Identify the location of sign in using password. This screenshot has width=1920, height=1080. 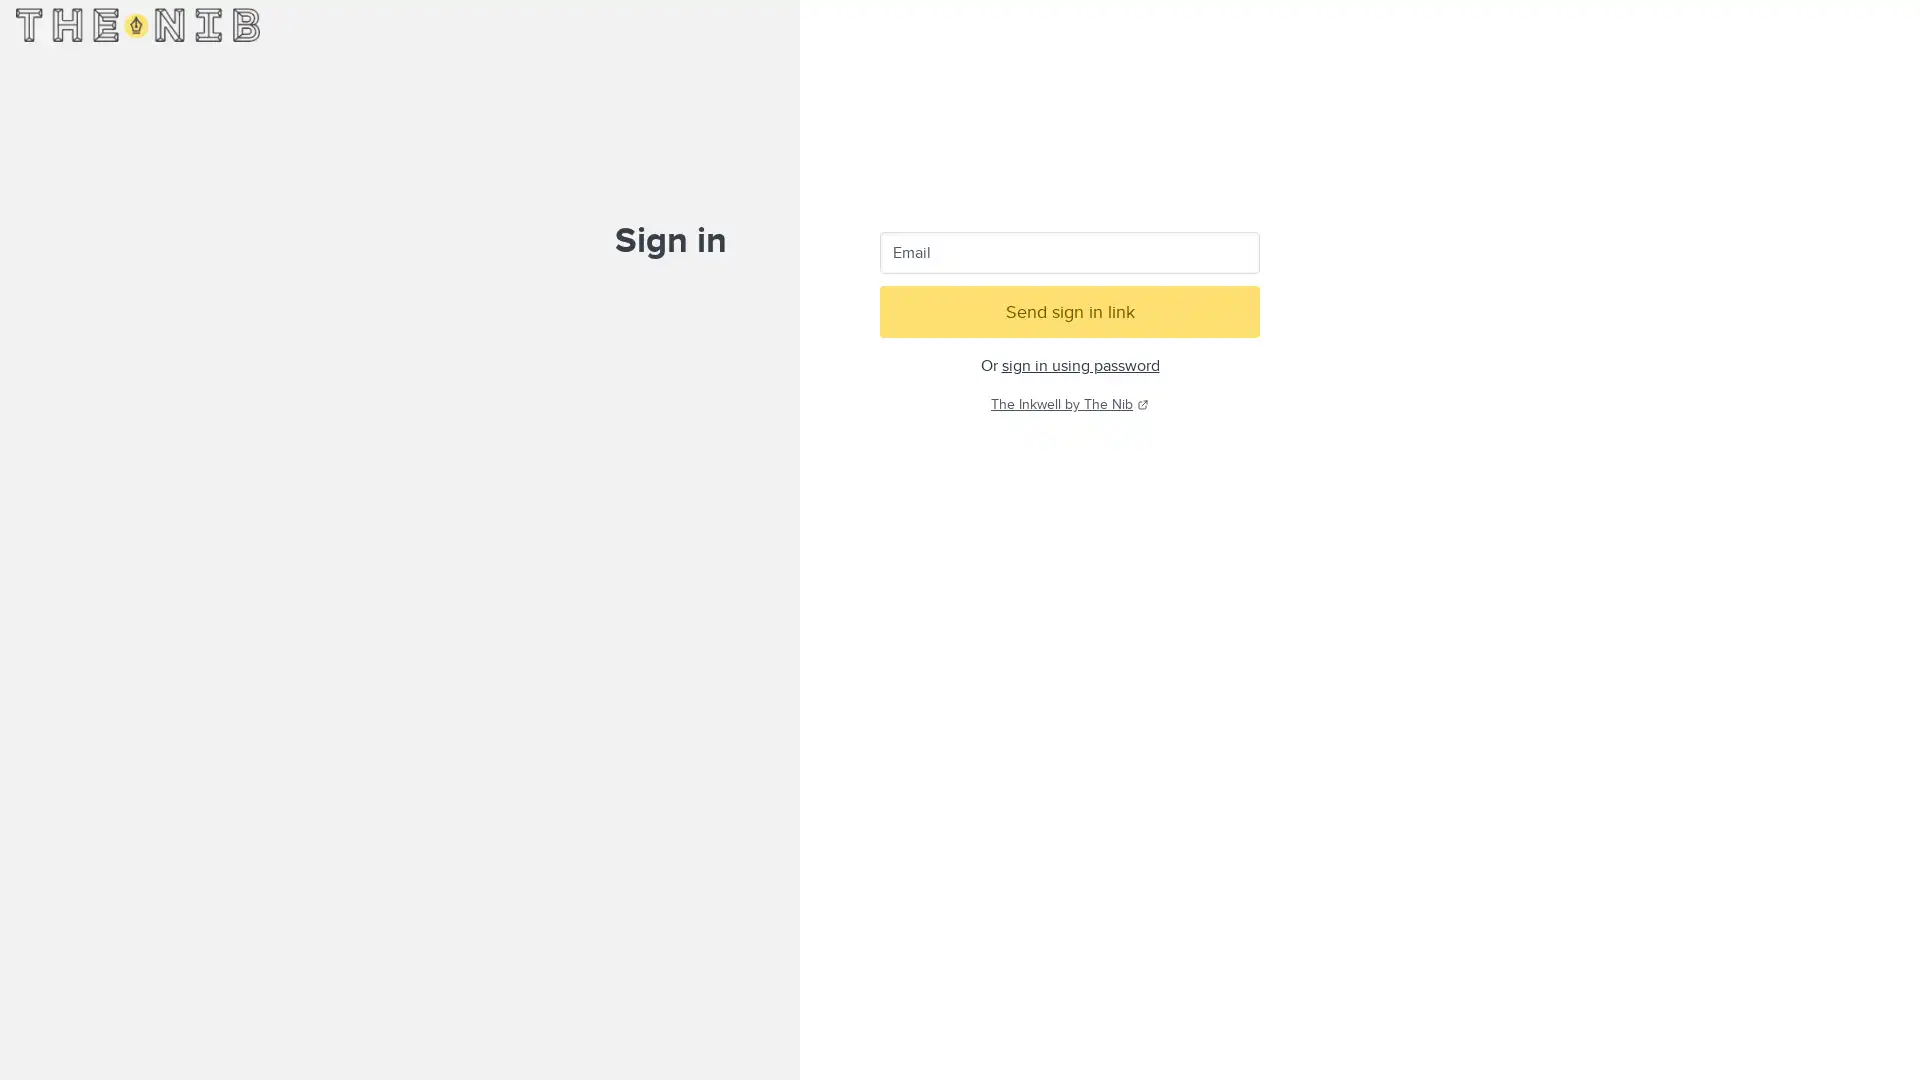
(1079, 366).